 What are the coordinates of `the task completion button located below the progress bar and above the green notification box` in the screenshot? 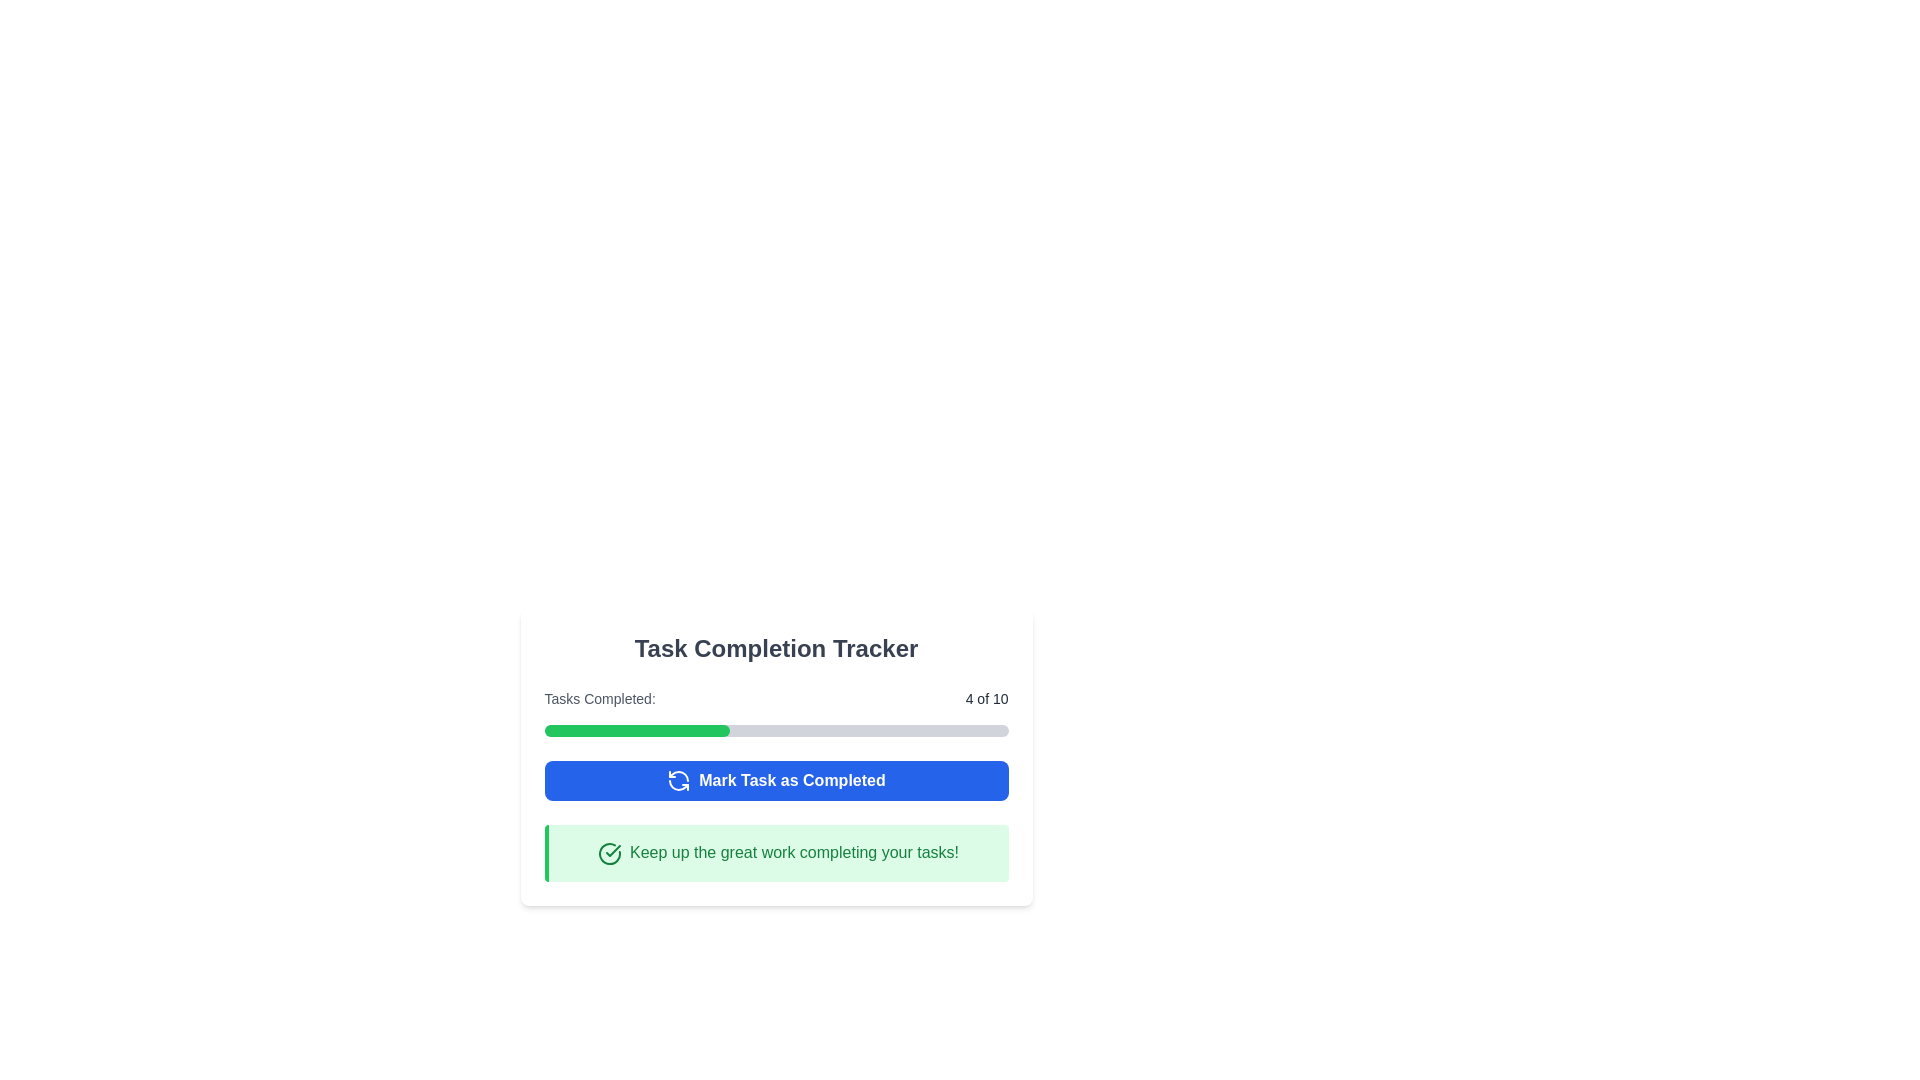 It's located at (775, 779).